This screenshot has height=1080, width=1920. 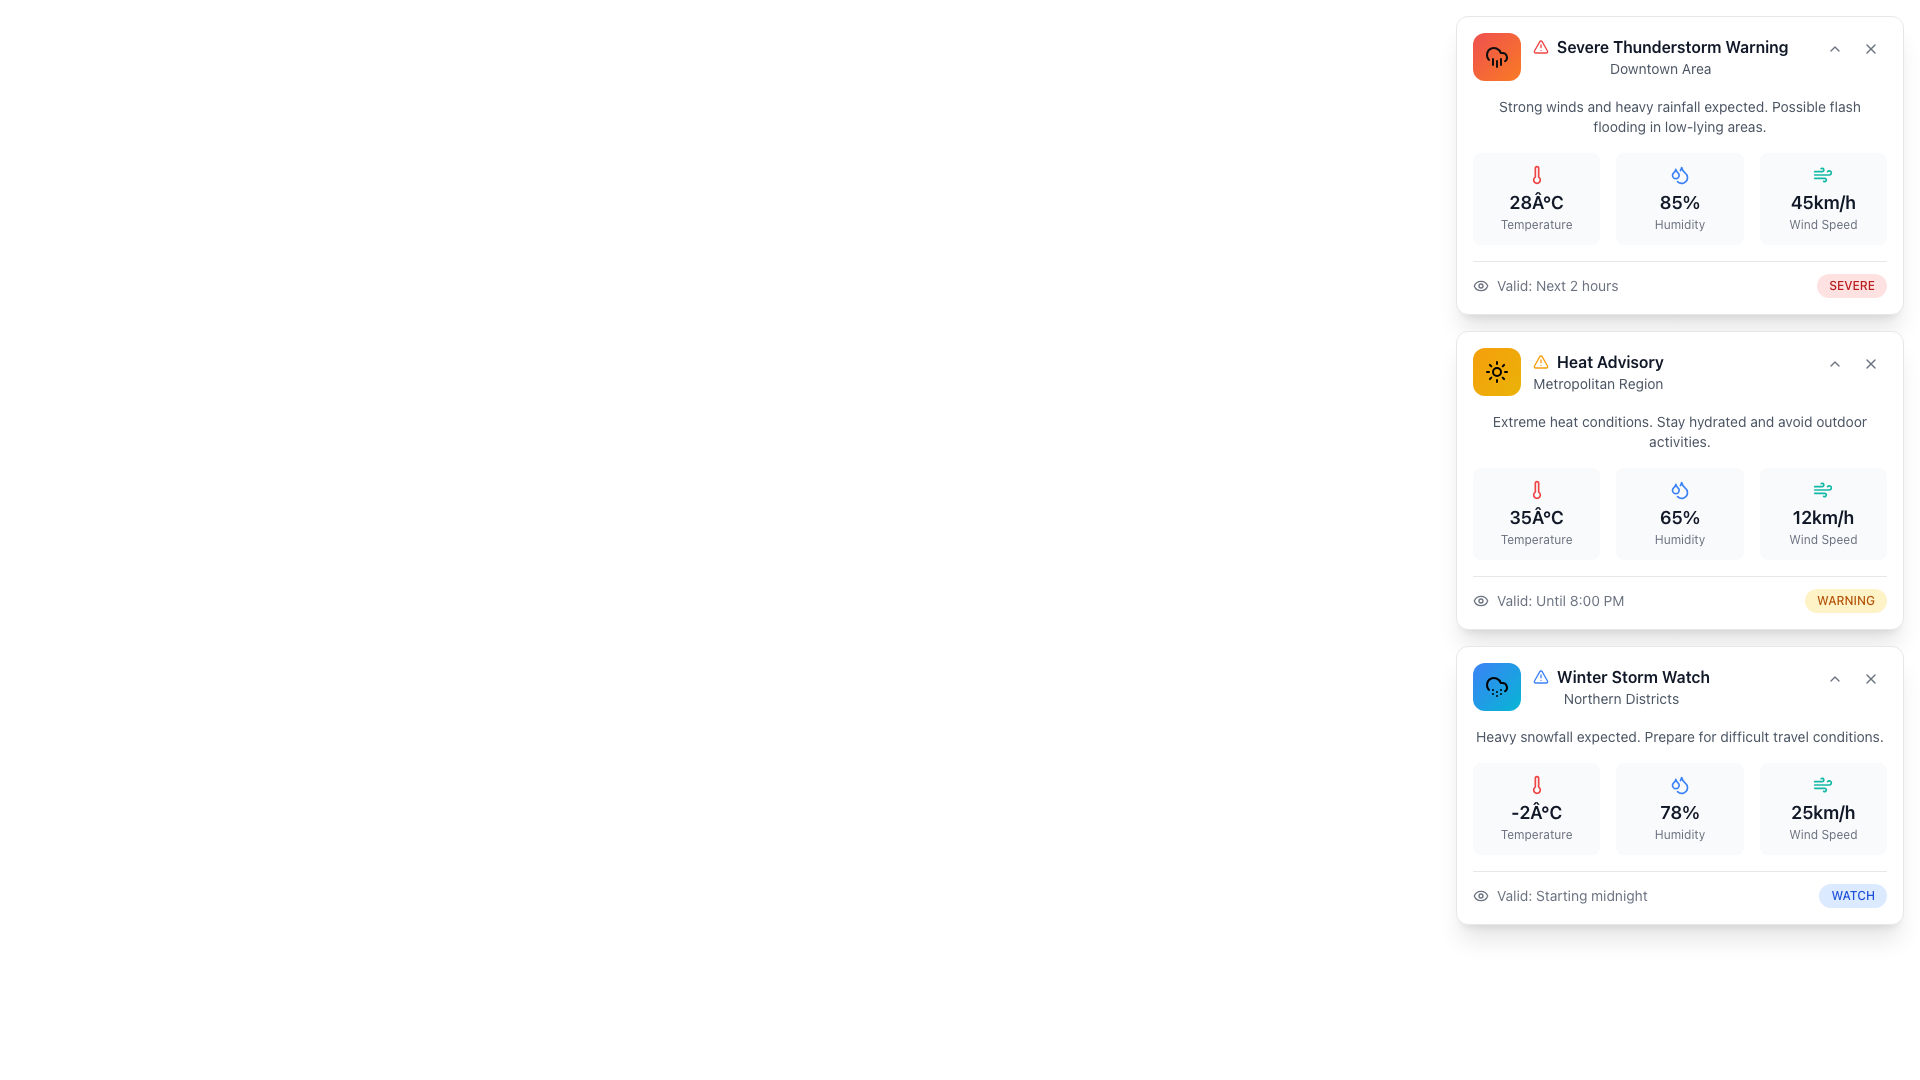 What do you see at coordinates (1870, 363) in the screenshot?
I see `the 'X' icon button in the top-right corner of the 'Heat Advisory' card` at bounding box center [1870, 363].